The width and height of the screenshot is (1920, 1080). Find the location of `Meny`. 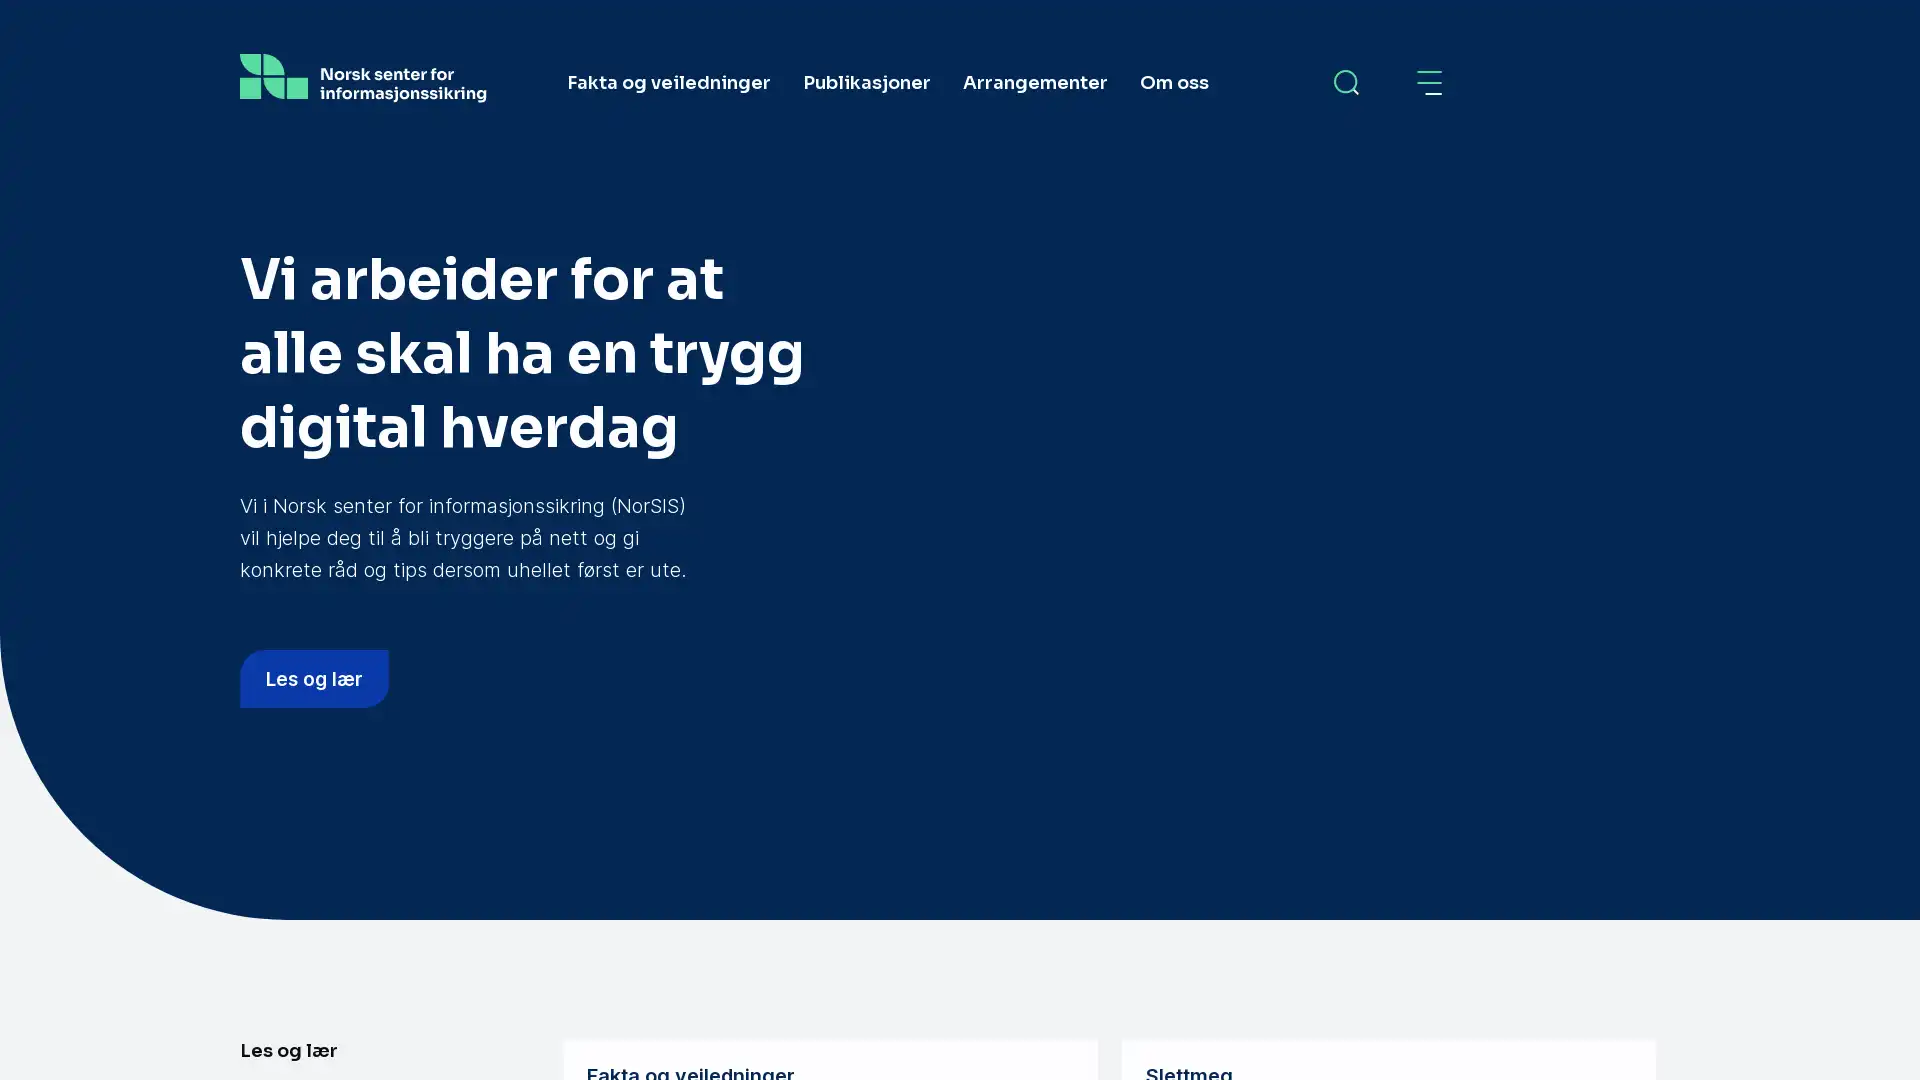

Meny is located at coordinates (1430, 82).